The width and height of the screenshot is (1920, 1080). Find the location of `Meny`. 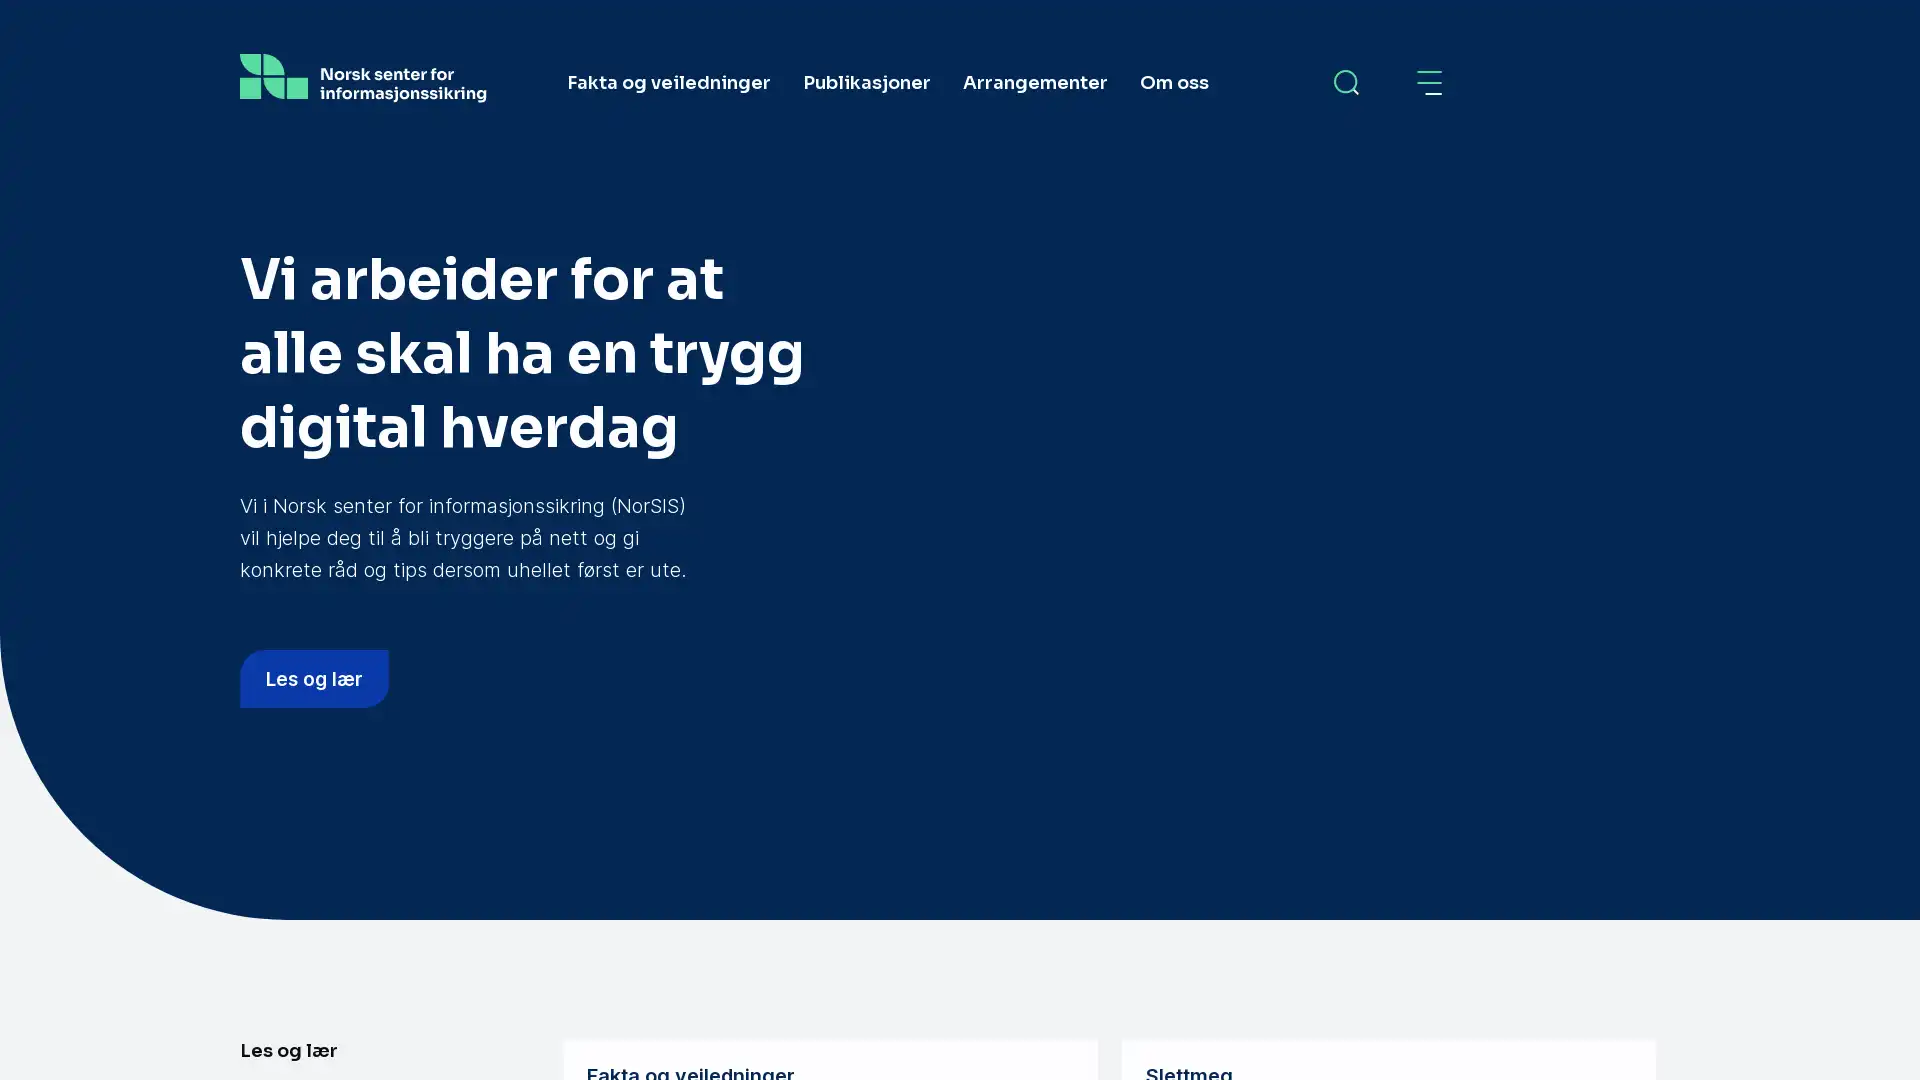

Meny is located at coordinates (1430, 82).